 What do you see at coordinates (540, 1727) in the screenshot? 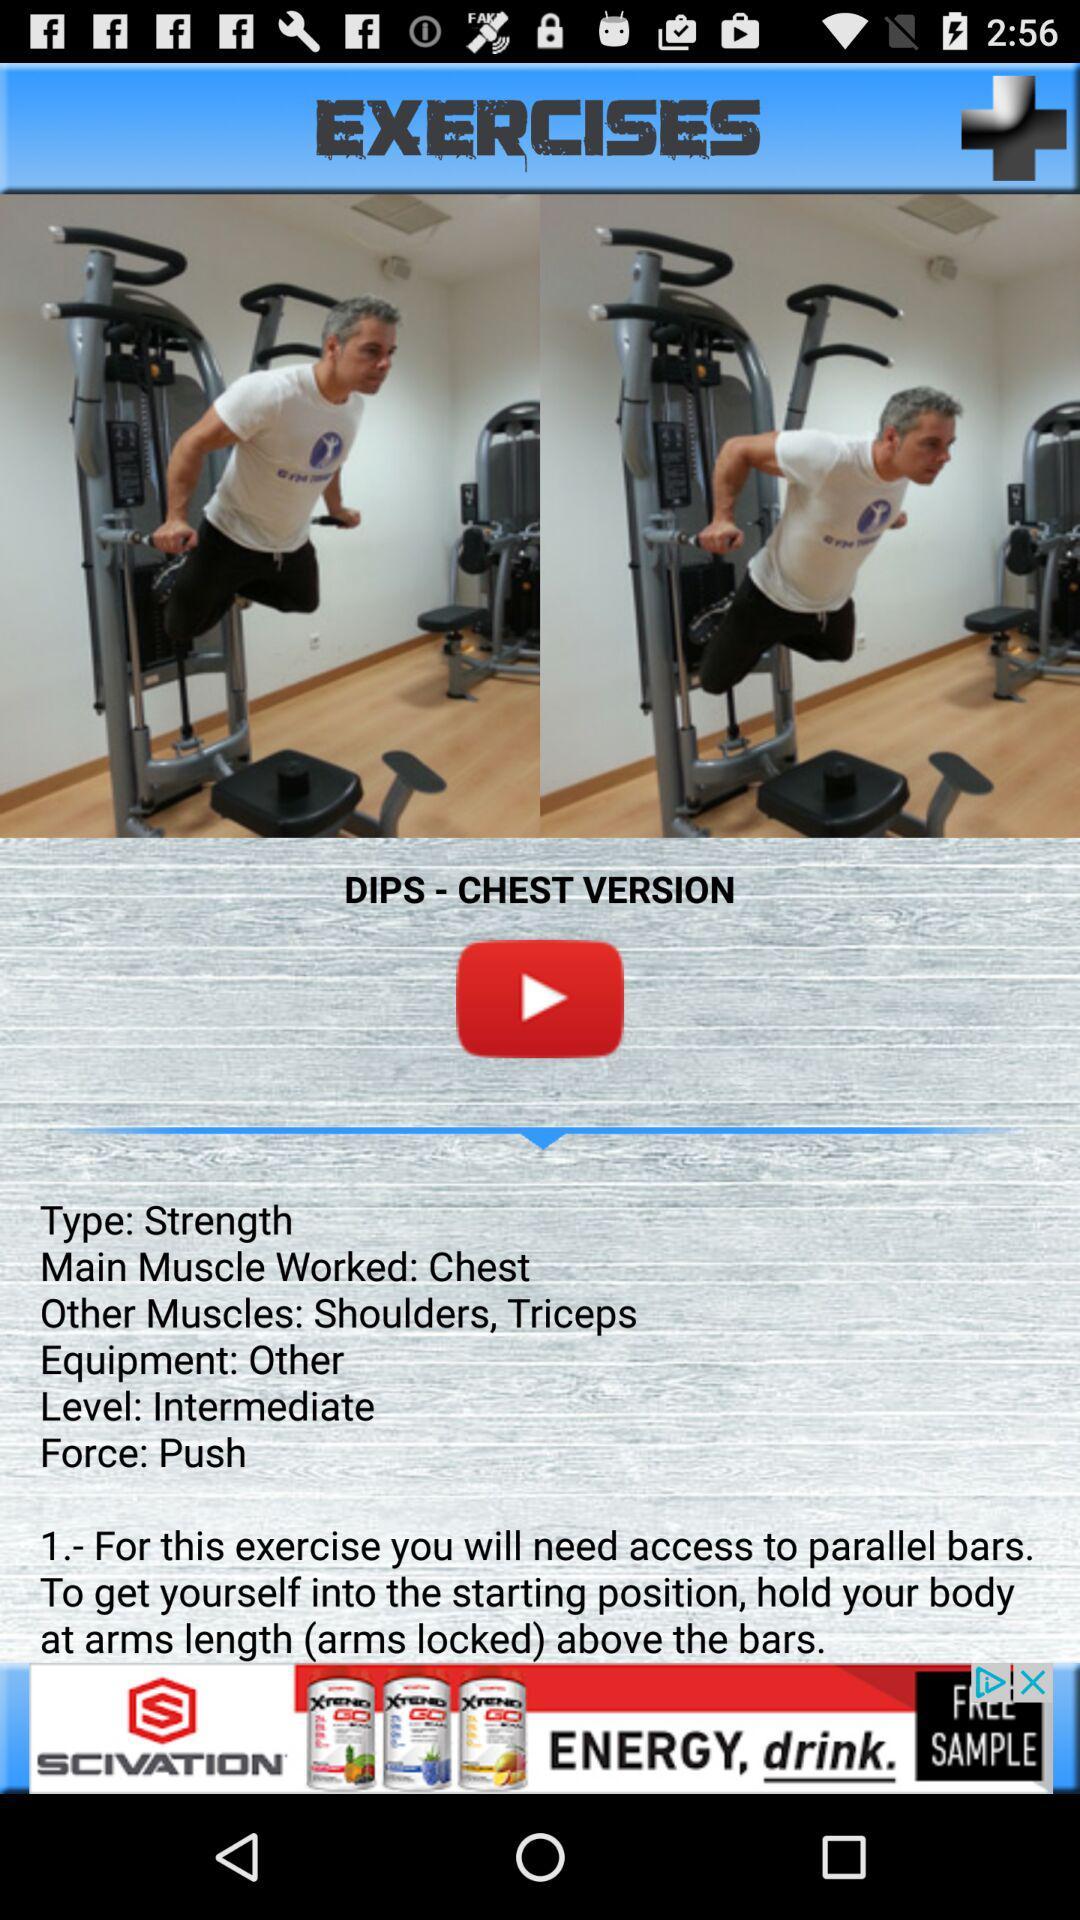
I see `open advertisement` at bounding box center [540, 1727].